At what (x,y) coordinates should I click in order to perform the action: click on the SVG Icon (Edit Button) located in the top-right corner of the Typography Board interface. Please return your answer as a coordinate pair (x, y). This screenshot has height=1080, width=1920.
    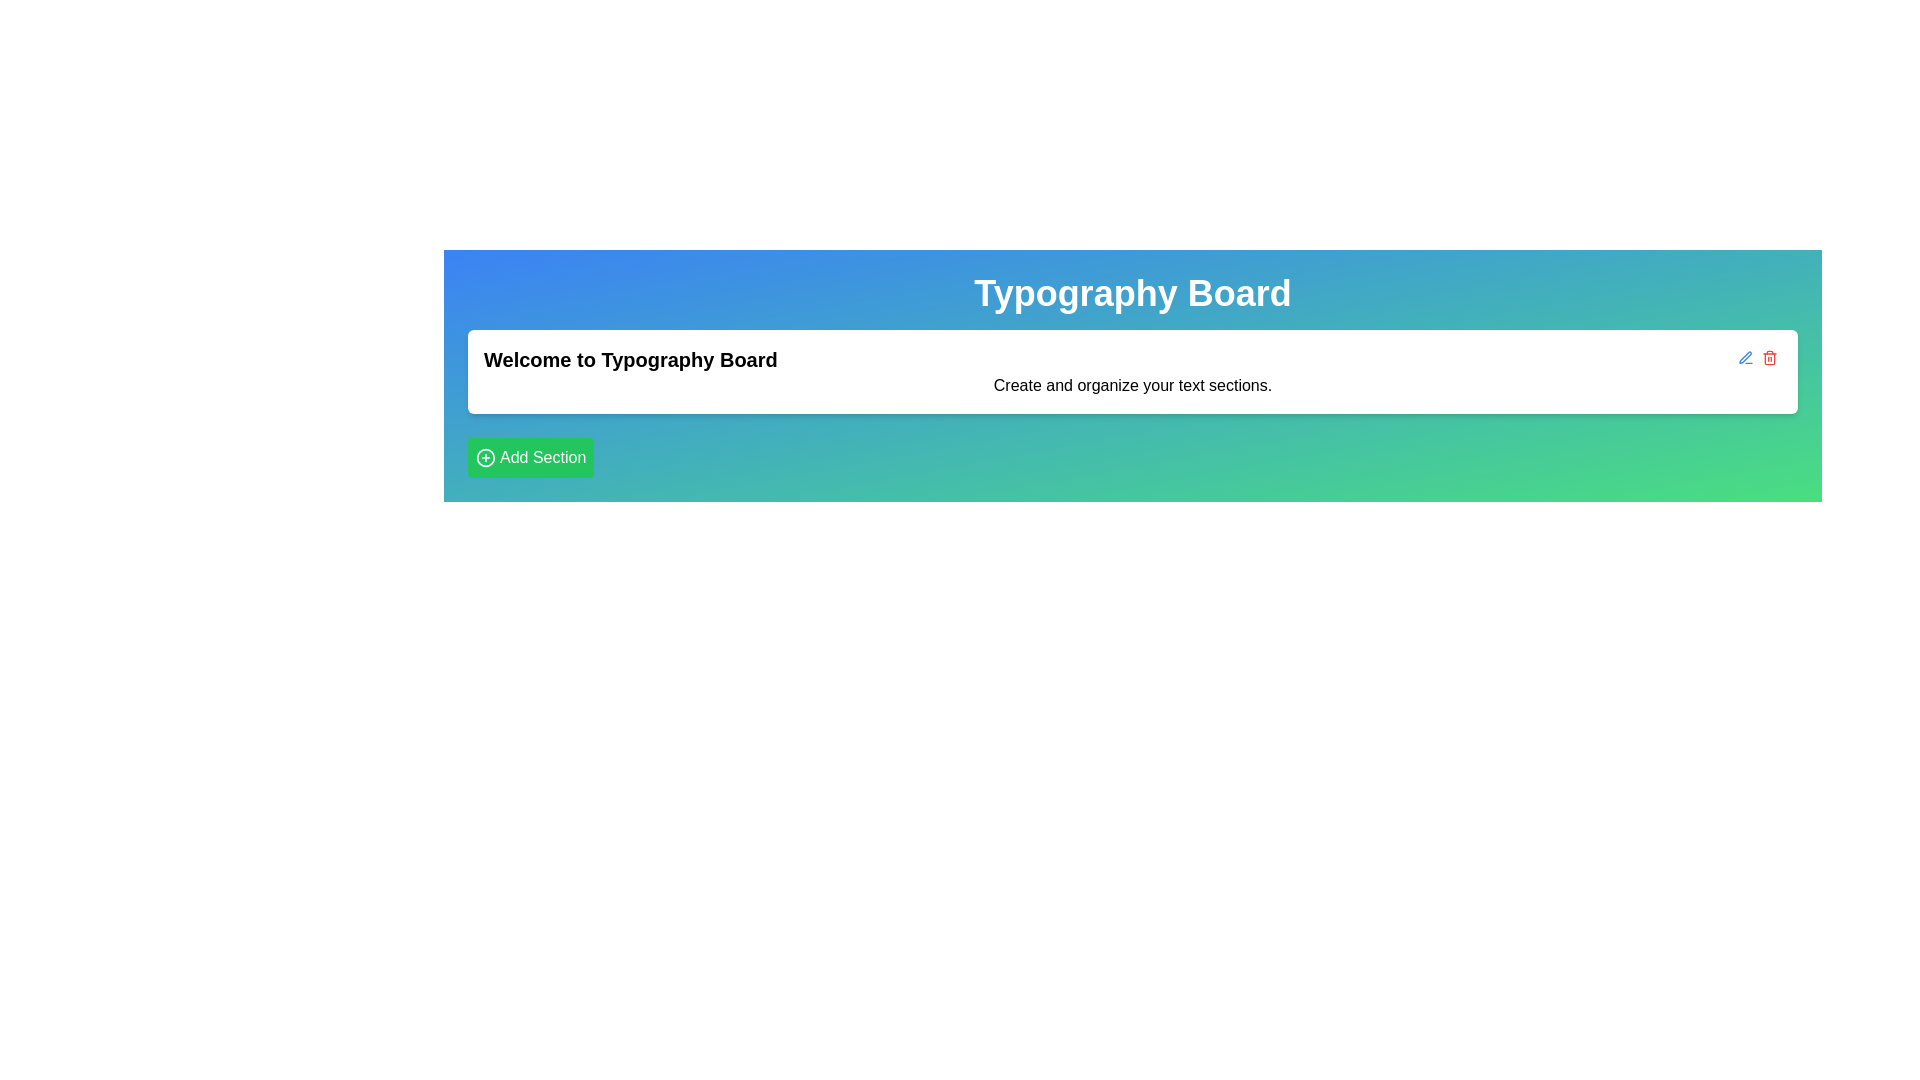
    Looking at the image, I should click on (1745, 357).